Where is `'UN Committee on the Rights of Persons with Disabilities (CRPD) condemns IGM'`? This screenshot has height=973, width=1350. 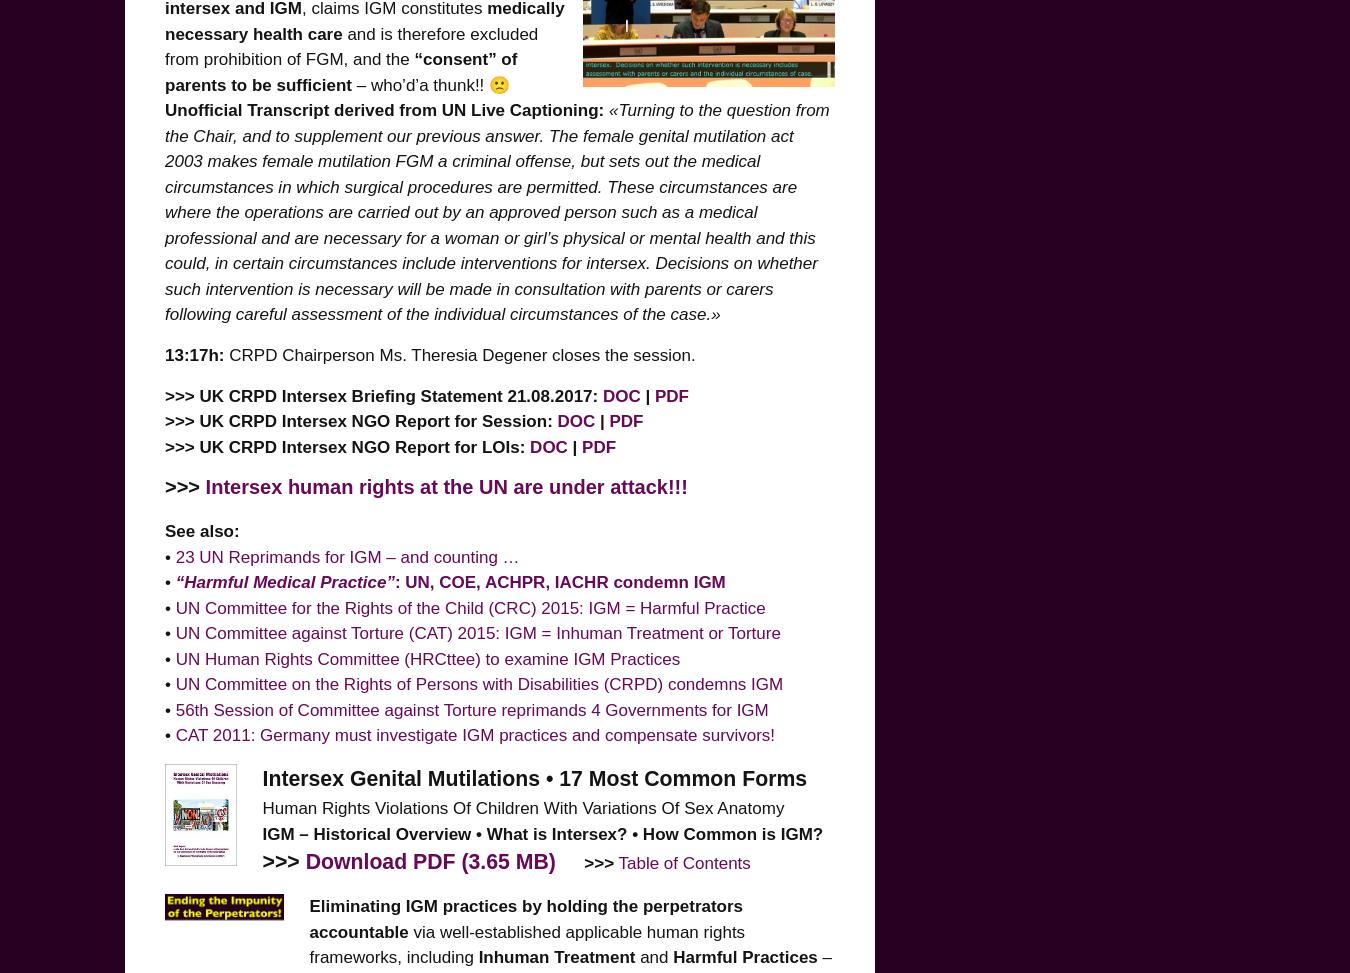 'UN Committee on the Rights of Persons with Disabilities (CRPD) condemns IGM' is located at coordinates (174, 683).